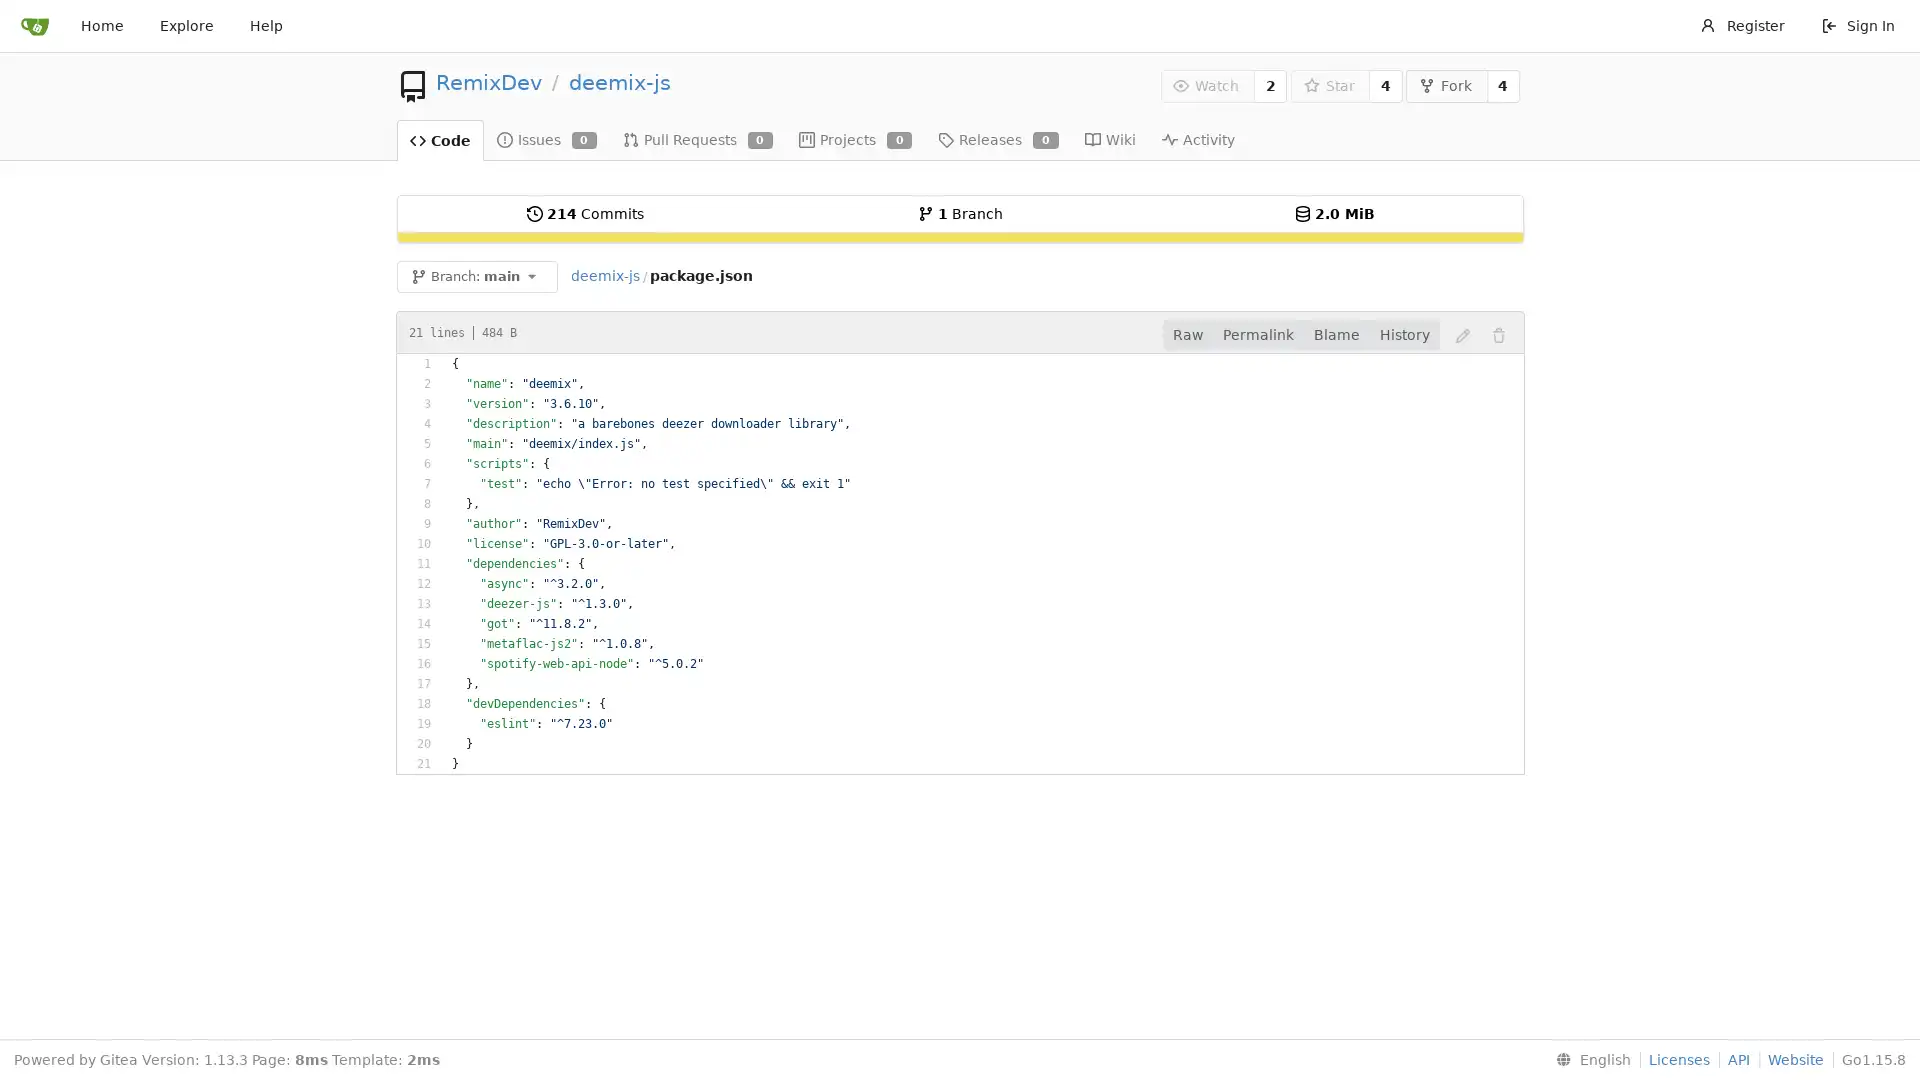 Image resolution: width=1920 pixels, height=1080 pixels. Describe the element at coordinates (1206, 84) in the screenshot. I see `Watch` at that location.